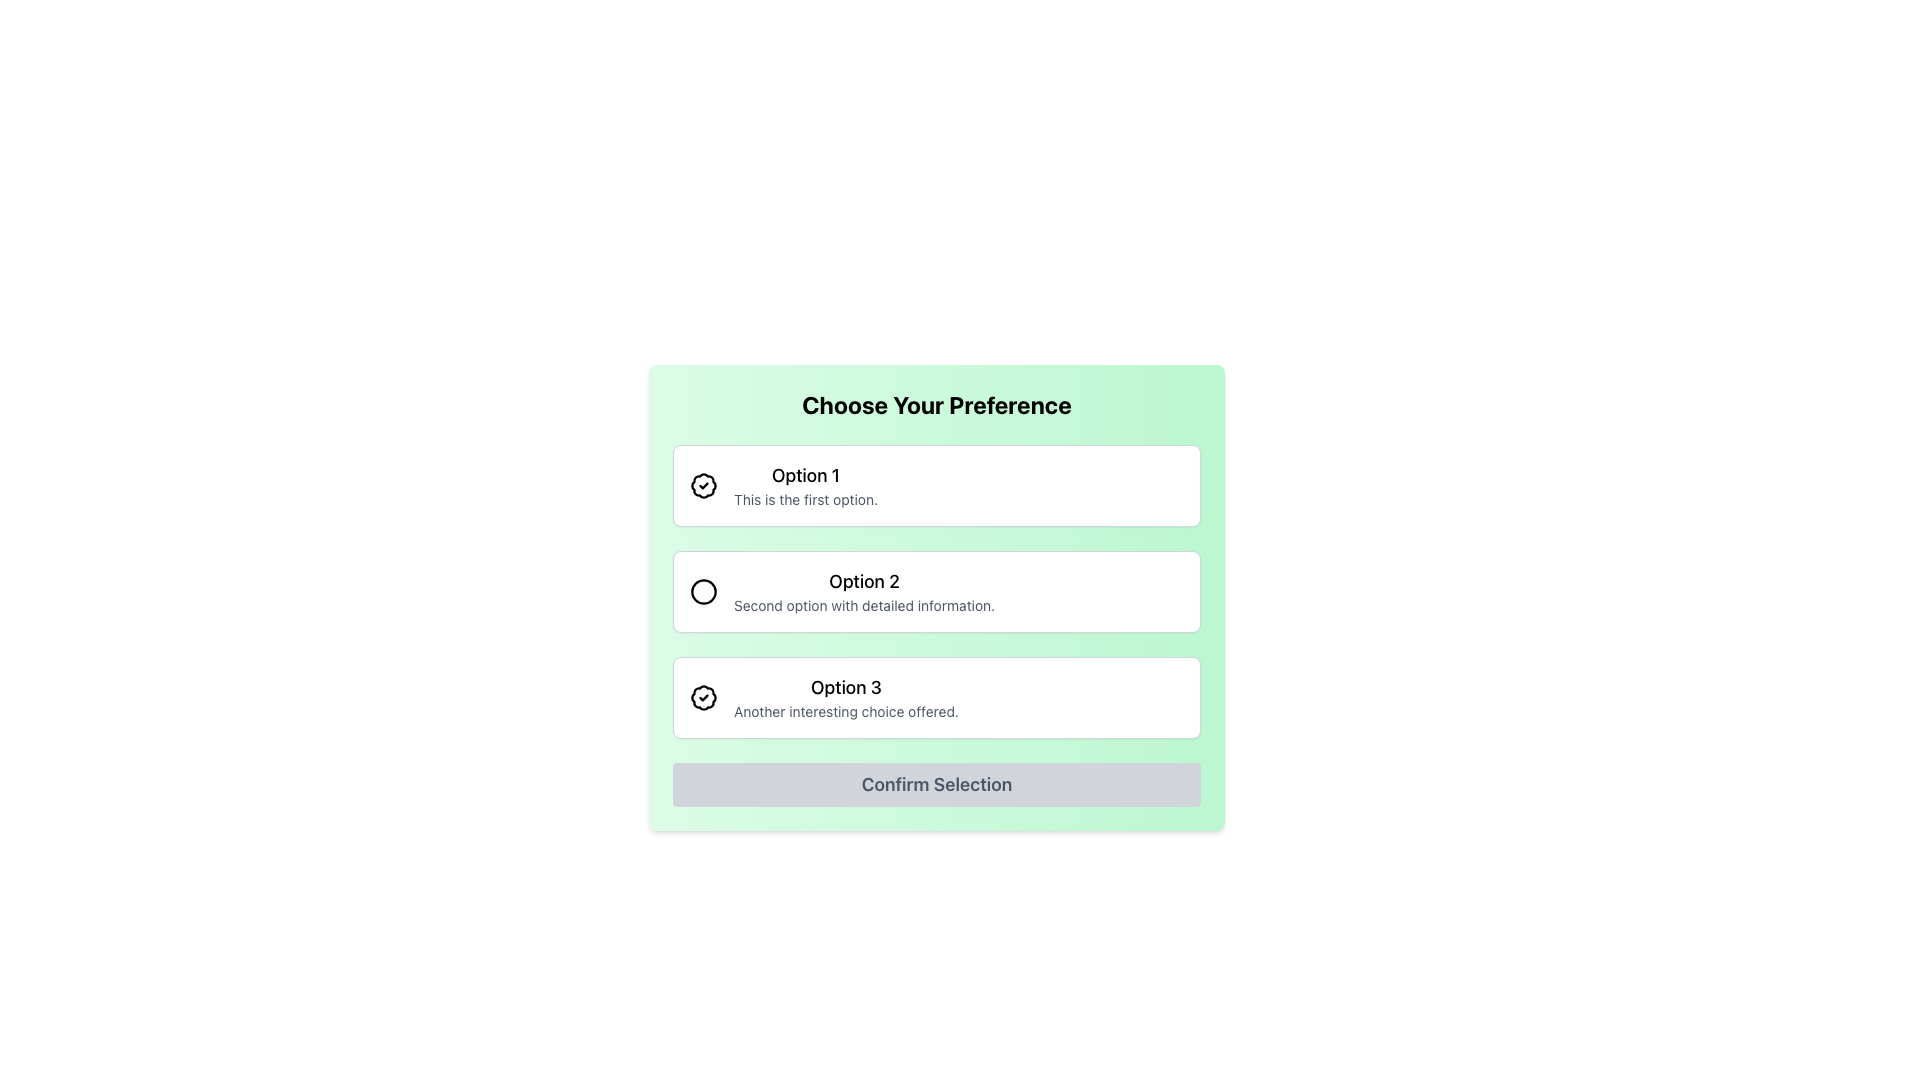 This screenshot has width=1920, height=1080. I want to click on the third selectable option card in the preference picker, so click(935, 697).